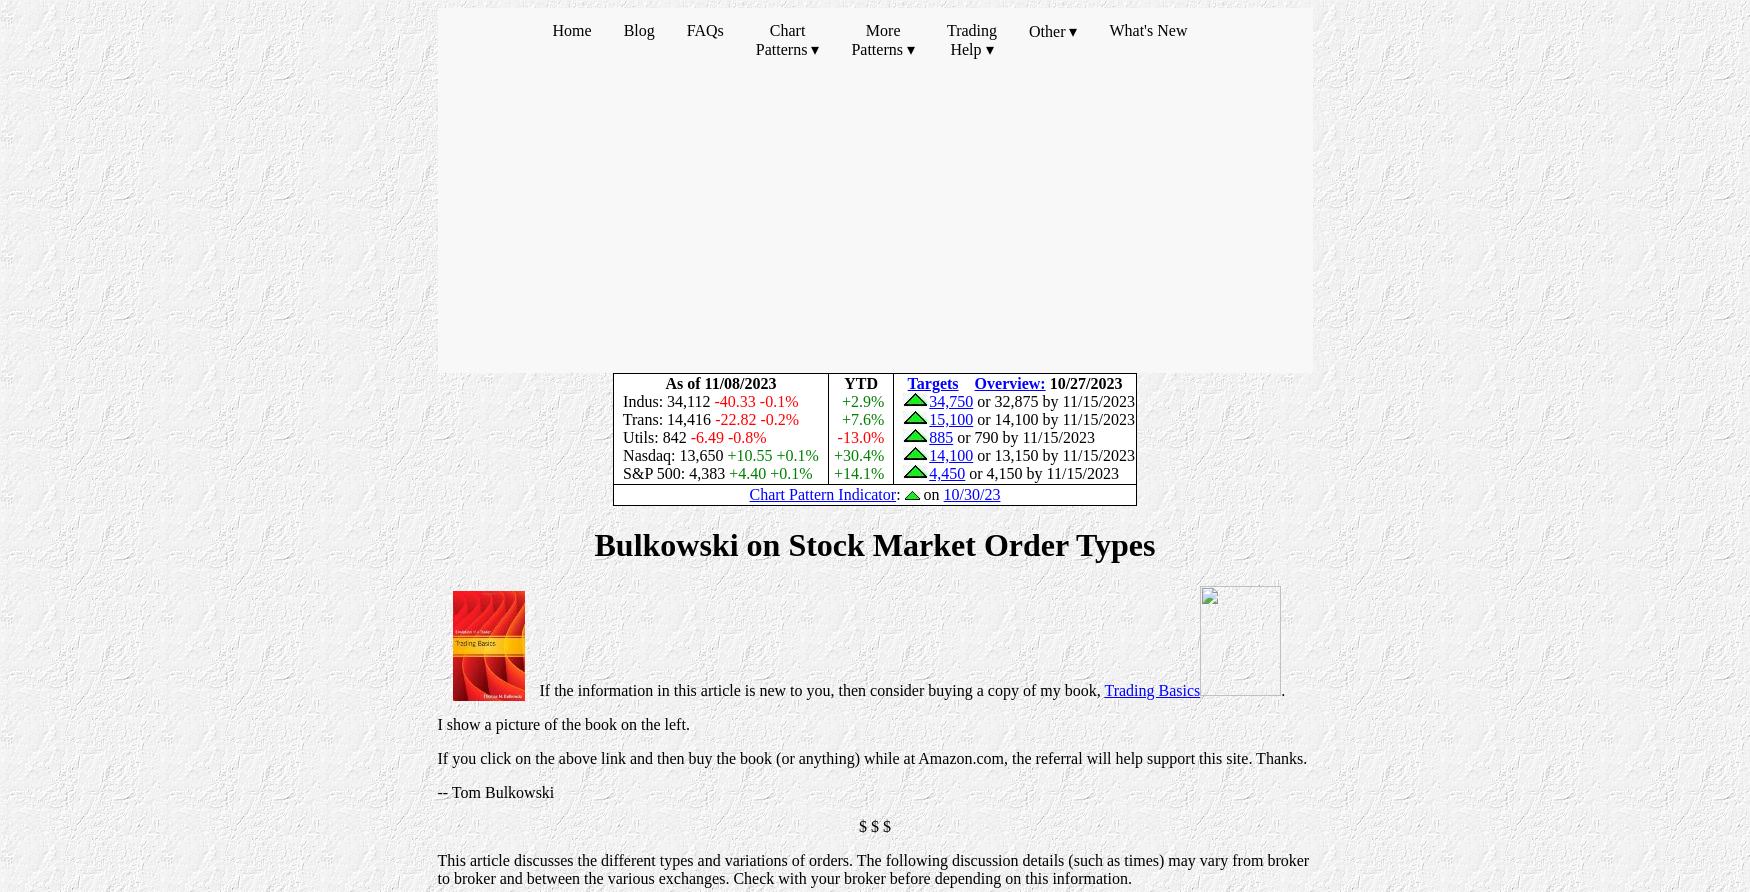  Describe the element at coordinates (759, 400) in the screenshot. I see `'-40.33 -0.1%'` at that location.